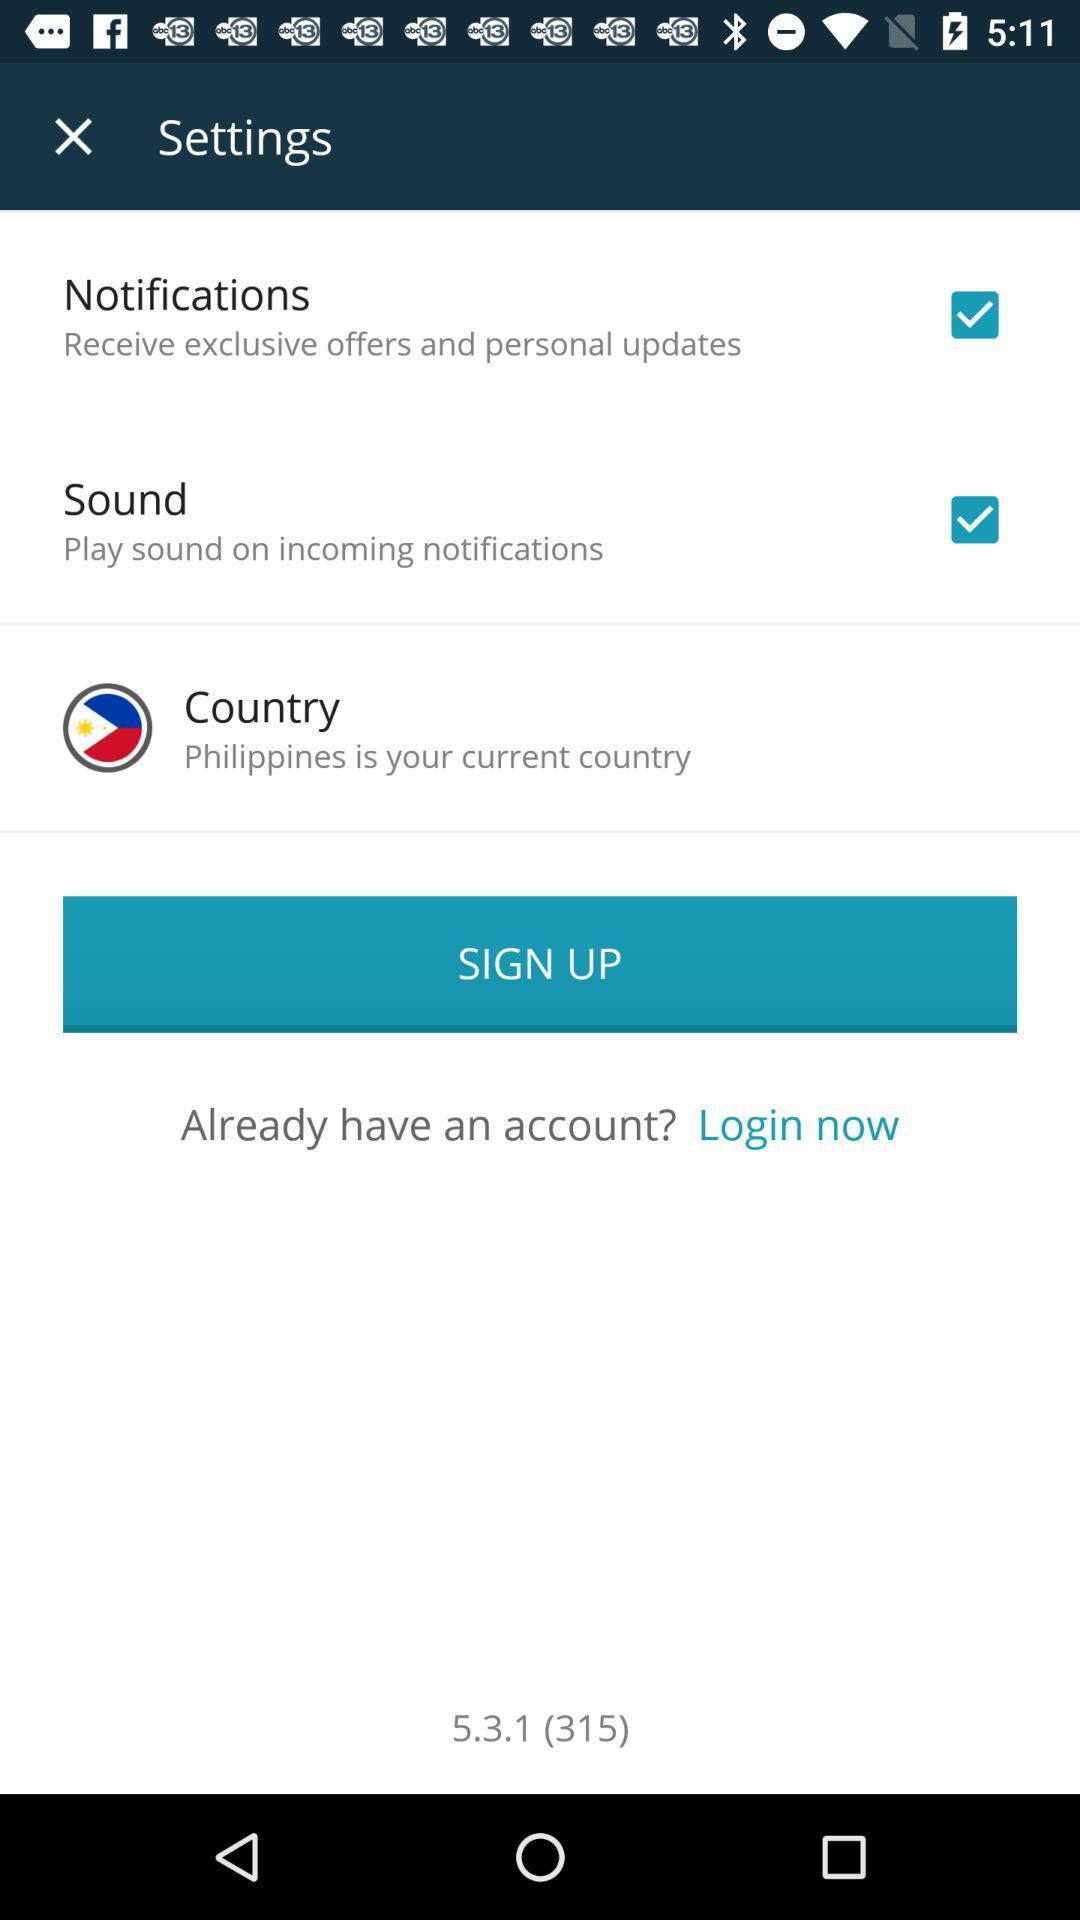  What do you see at coordinates (540, 964) in the screenshot?
I see `the sign up` at bounding box center [540, 964].